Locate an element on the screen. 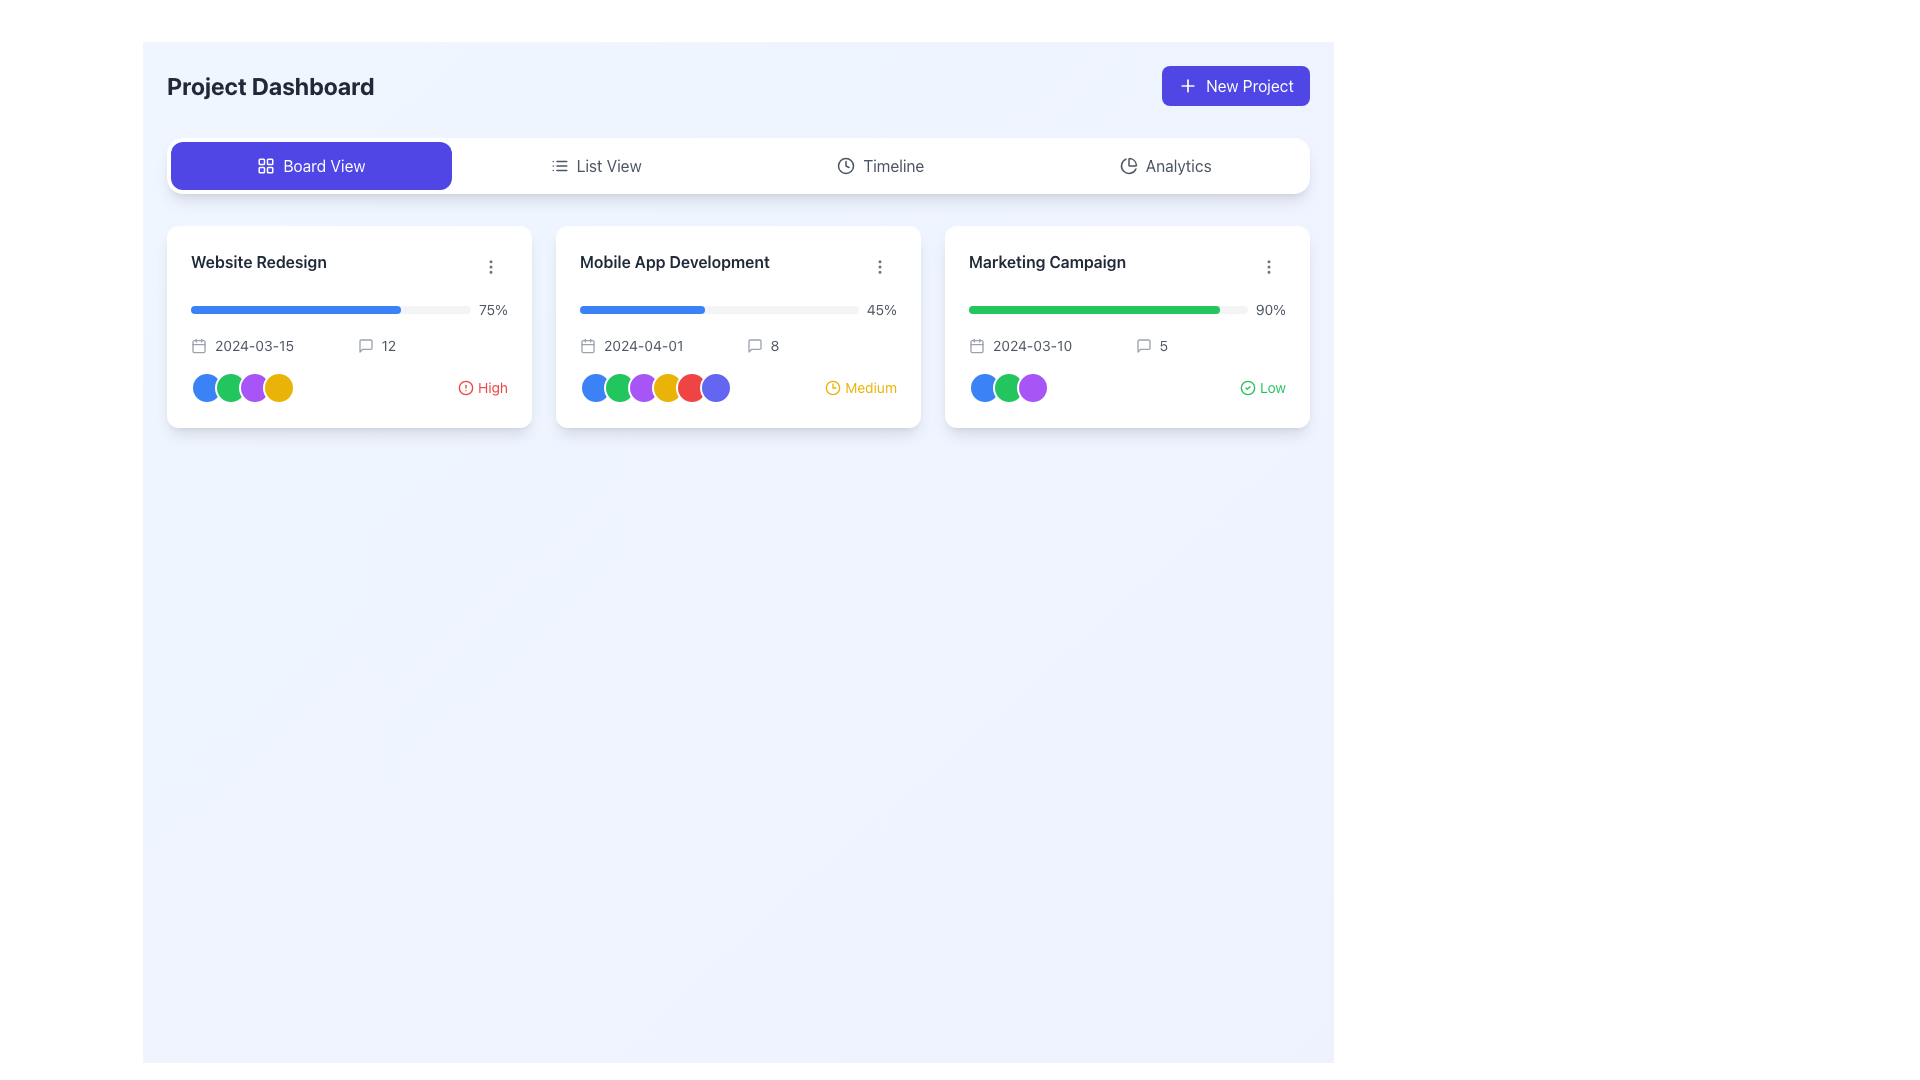 This screenshot has width=1920, height=1080. the Icon that visually indicates a time-related concept, which is located to the left of the 'Medium' text in the second card of three cards is located at coordinates (833, 388).